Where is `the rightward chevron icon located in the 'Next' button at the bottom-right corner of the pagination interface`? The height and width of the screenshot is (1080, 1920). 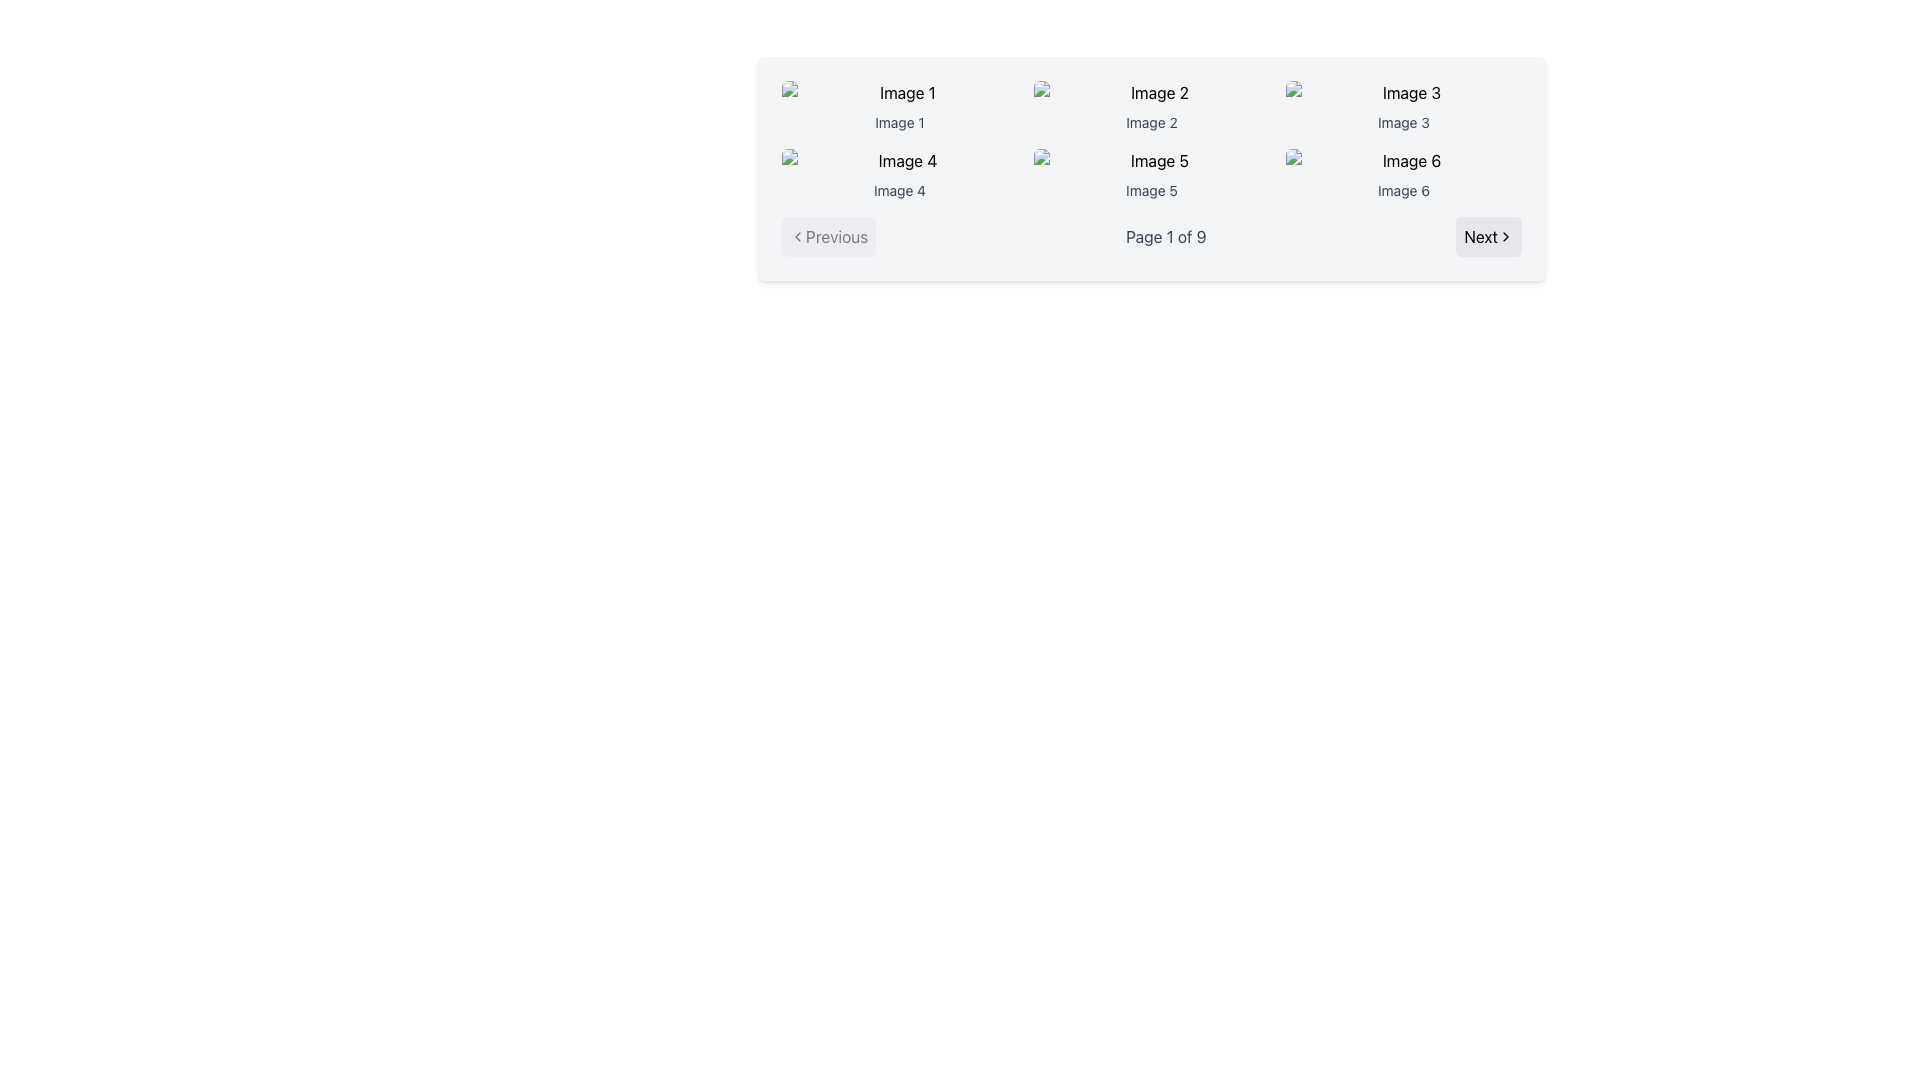 the rightward chevron icon located in the 'Next' button at the bottom-right corner of the pagination interface is located at coordinates (1506, 235).